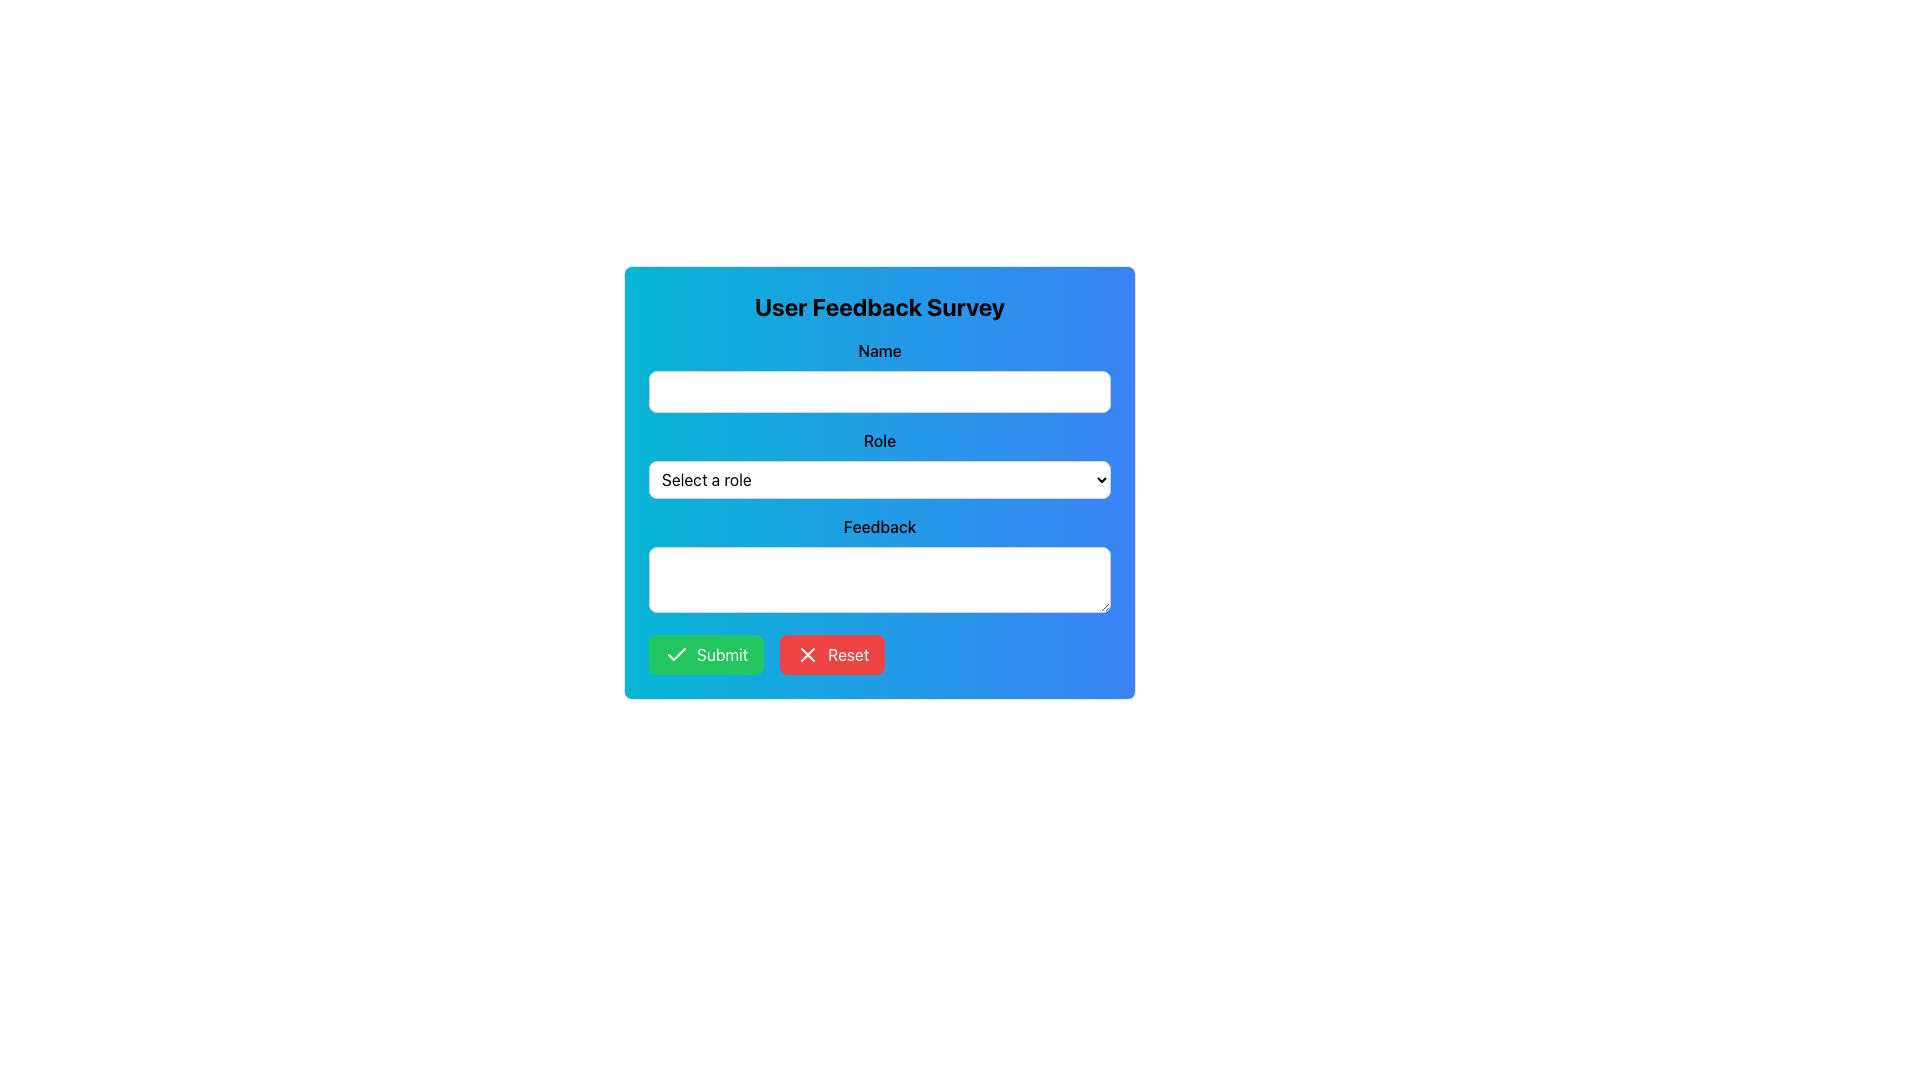 The image size is (1920, 1080). I want to click on the heading element that serves as the title for the feedback survey form, positioned at the top of the form above the 'Name' field and 'Role' dropdown, so click(879, 307).